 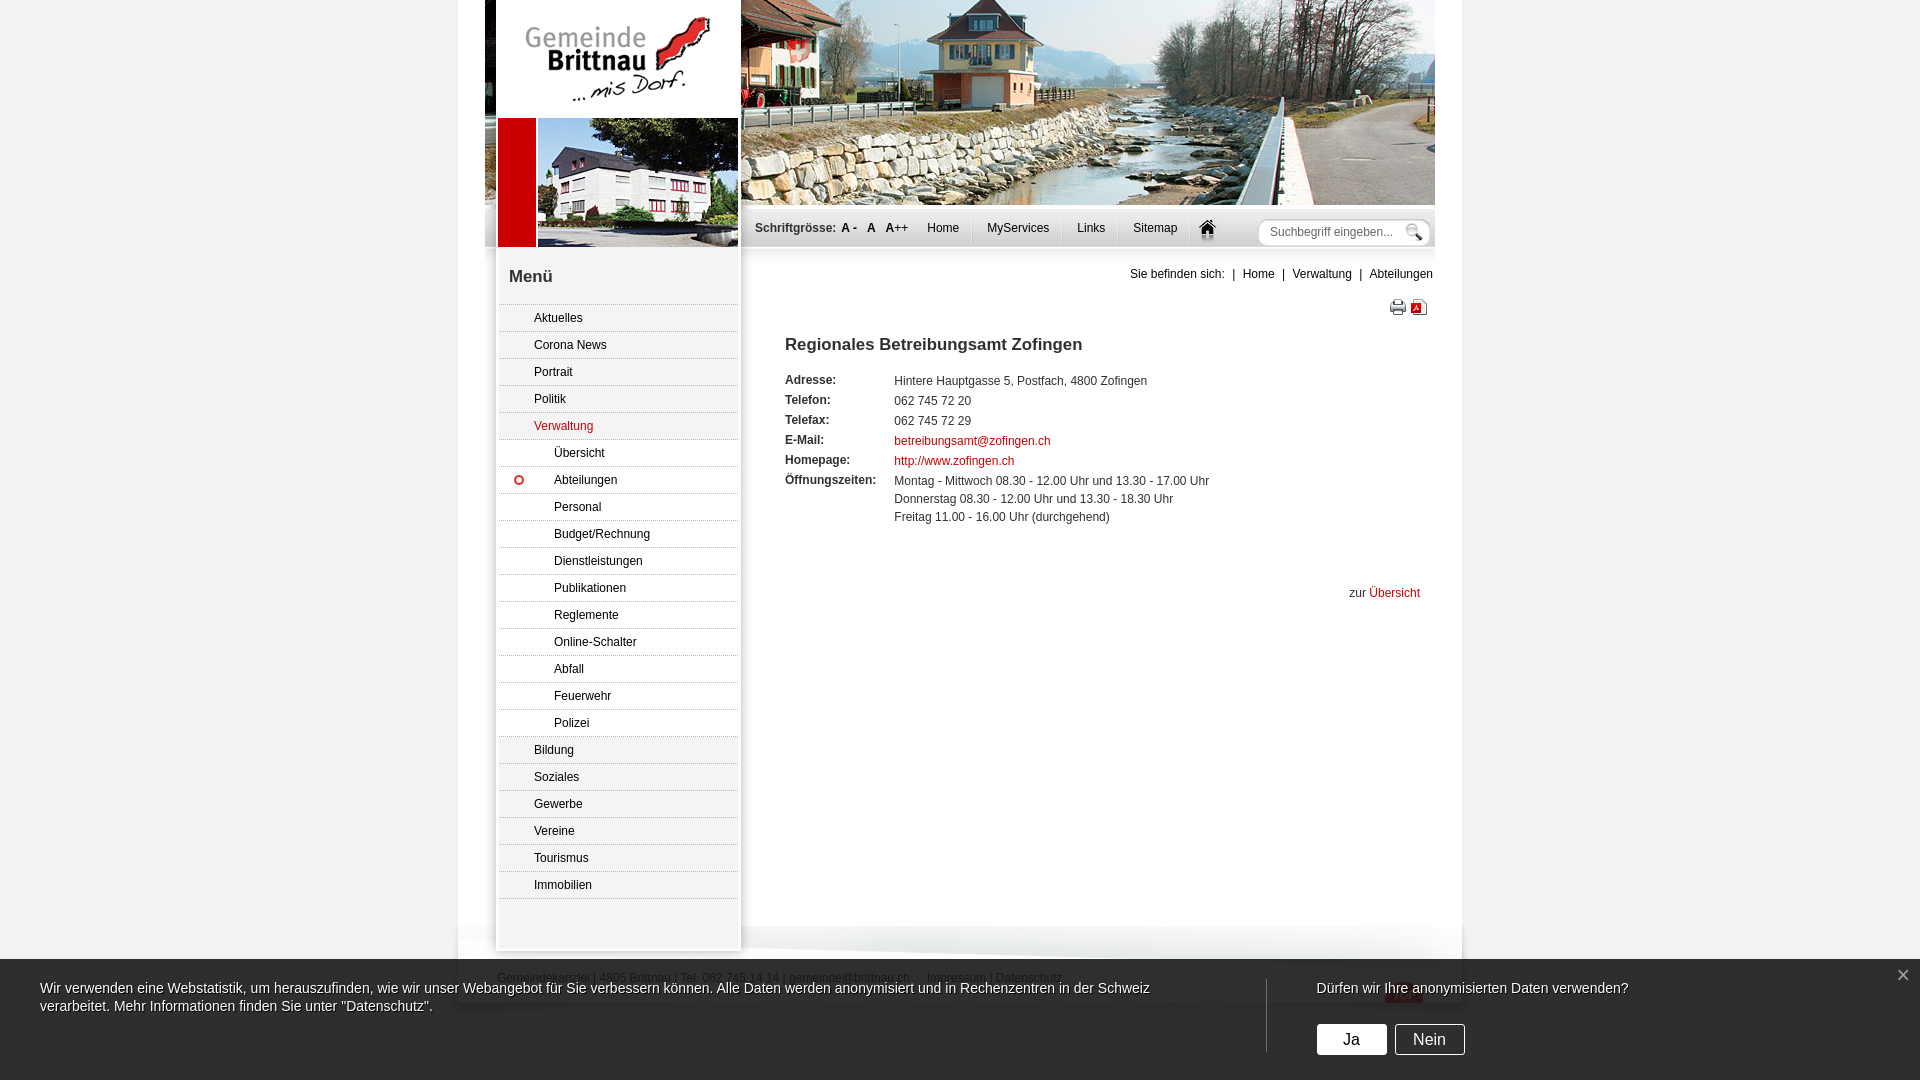 I want to click on 'Politik', so click(x=499, y=399).